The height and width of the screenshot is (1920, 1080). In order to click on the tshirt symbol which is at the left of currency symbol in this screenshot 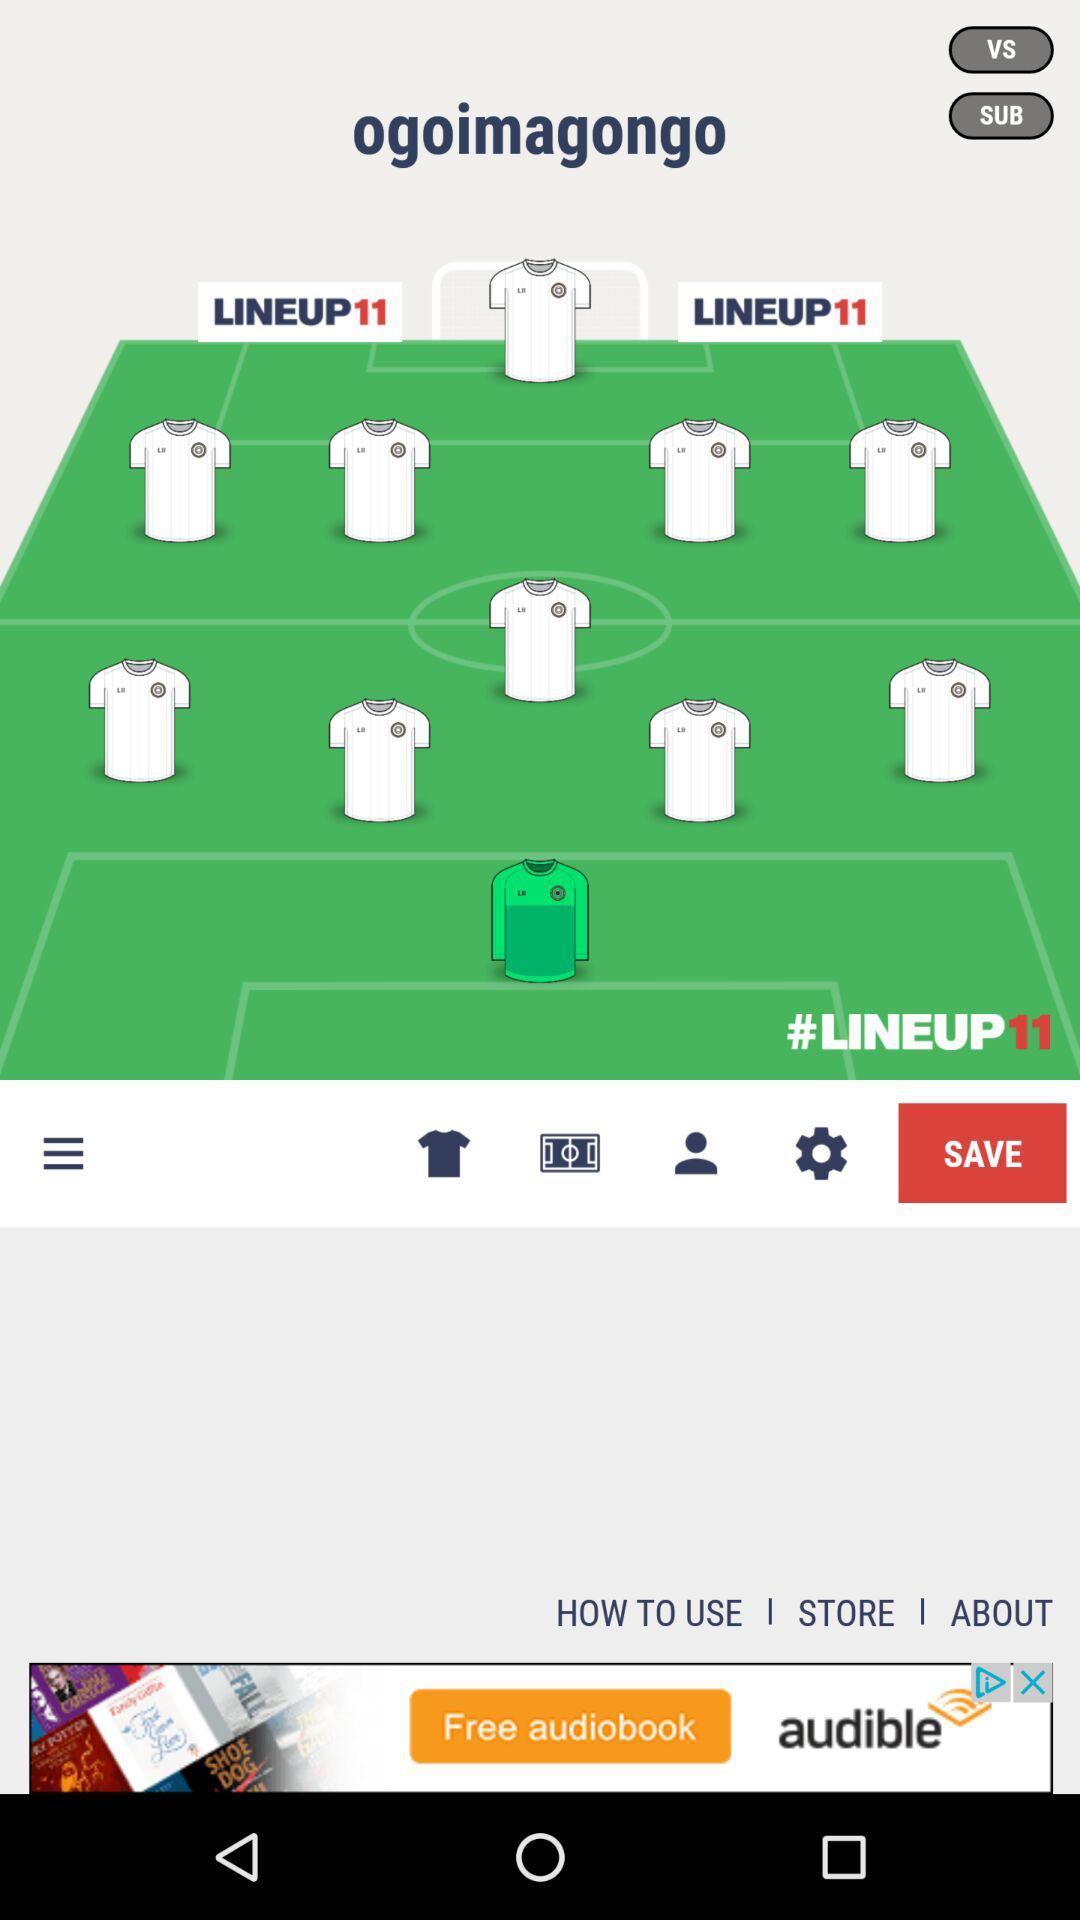, I will do `click(442, 1153)`.